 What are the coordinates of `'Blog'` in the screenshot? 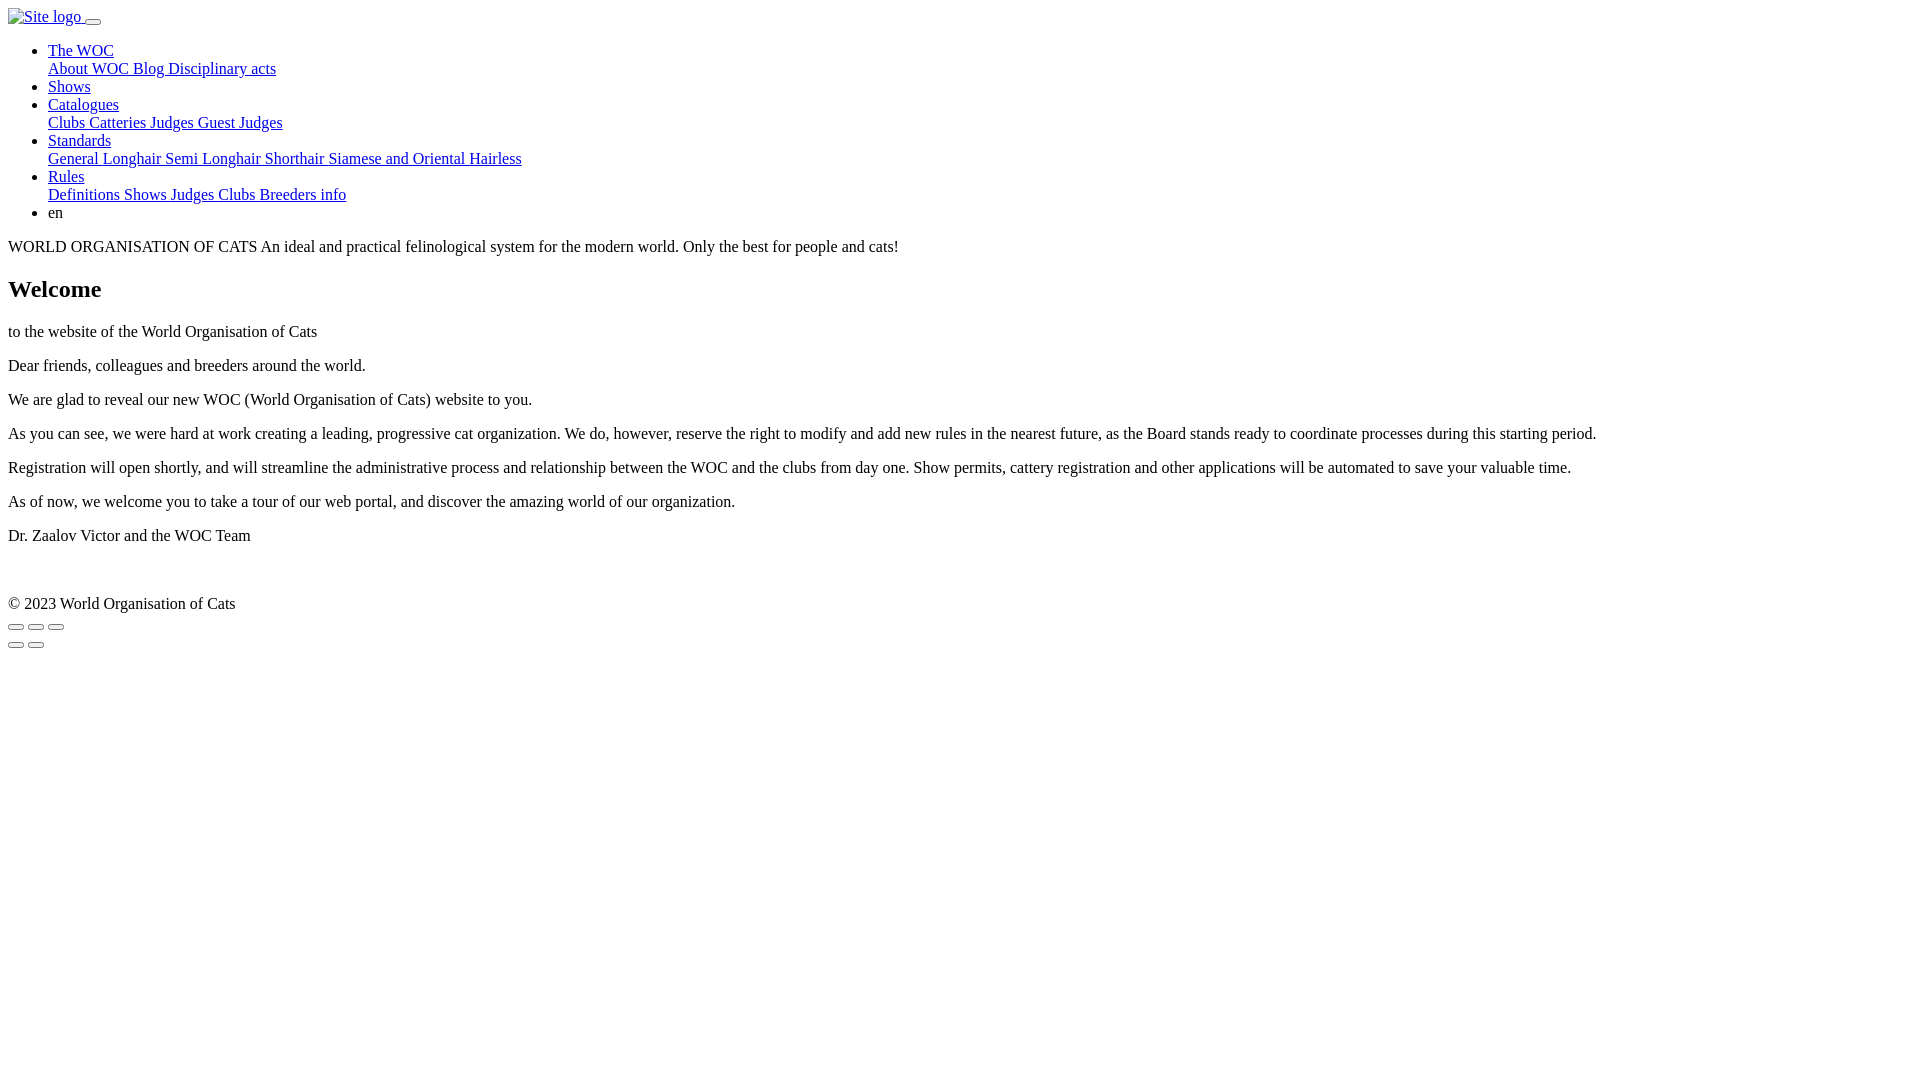 It's located at (149, 67).